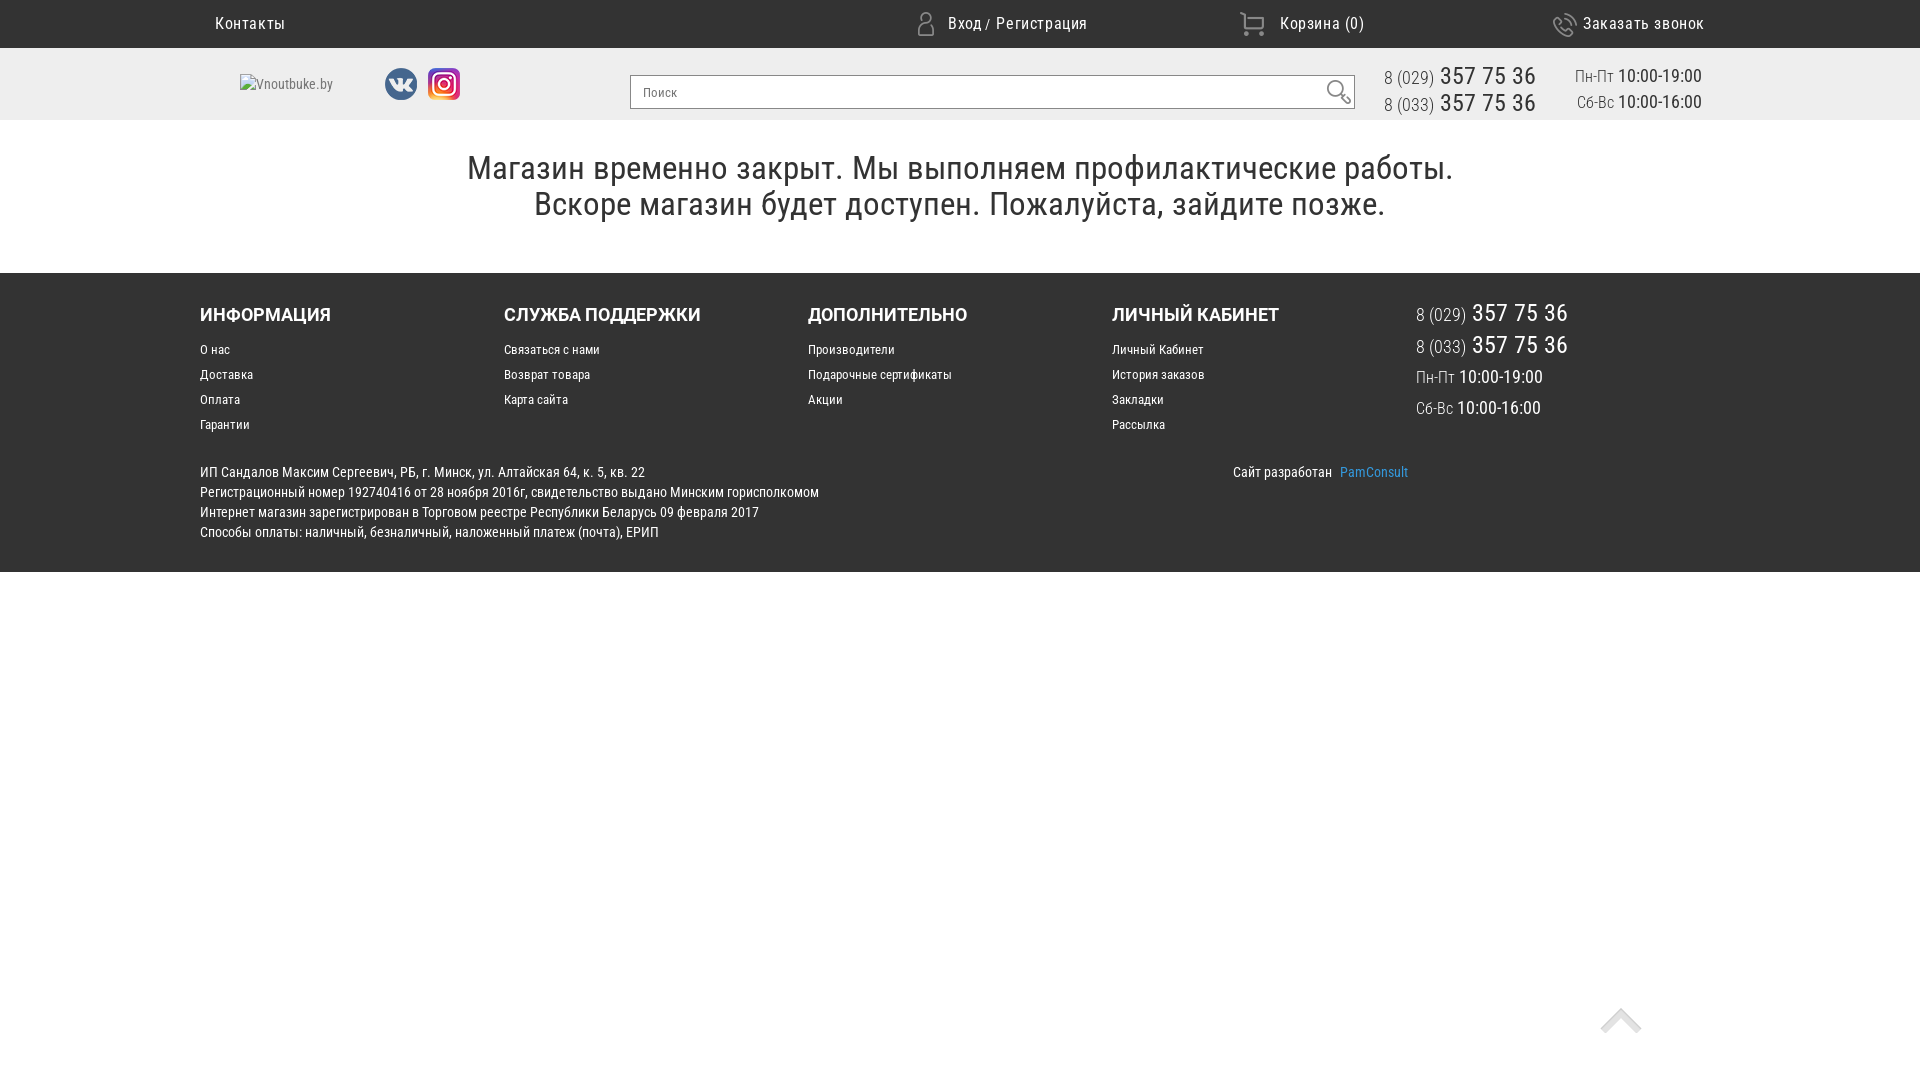 The height and width of the screenshot is (1080, 1920). I want to click on '8 (029) 357 75 36', so click(1459, 75).